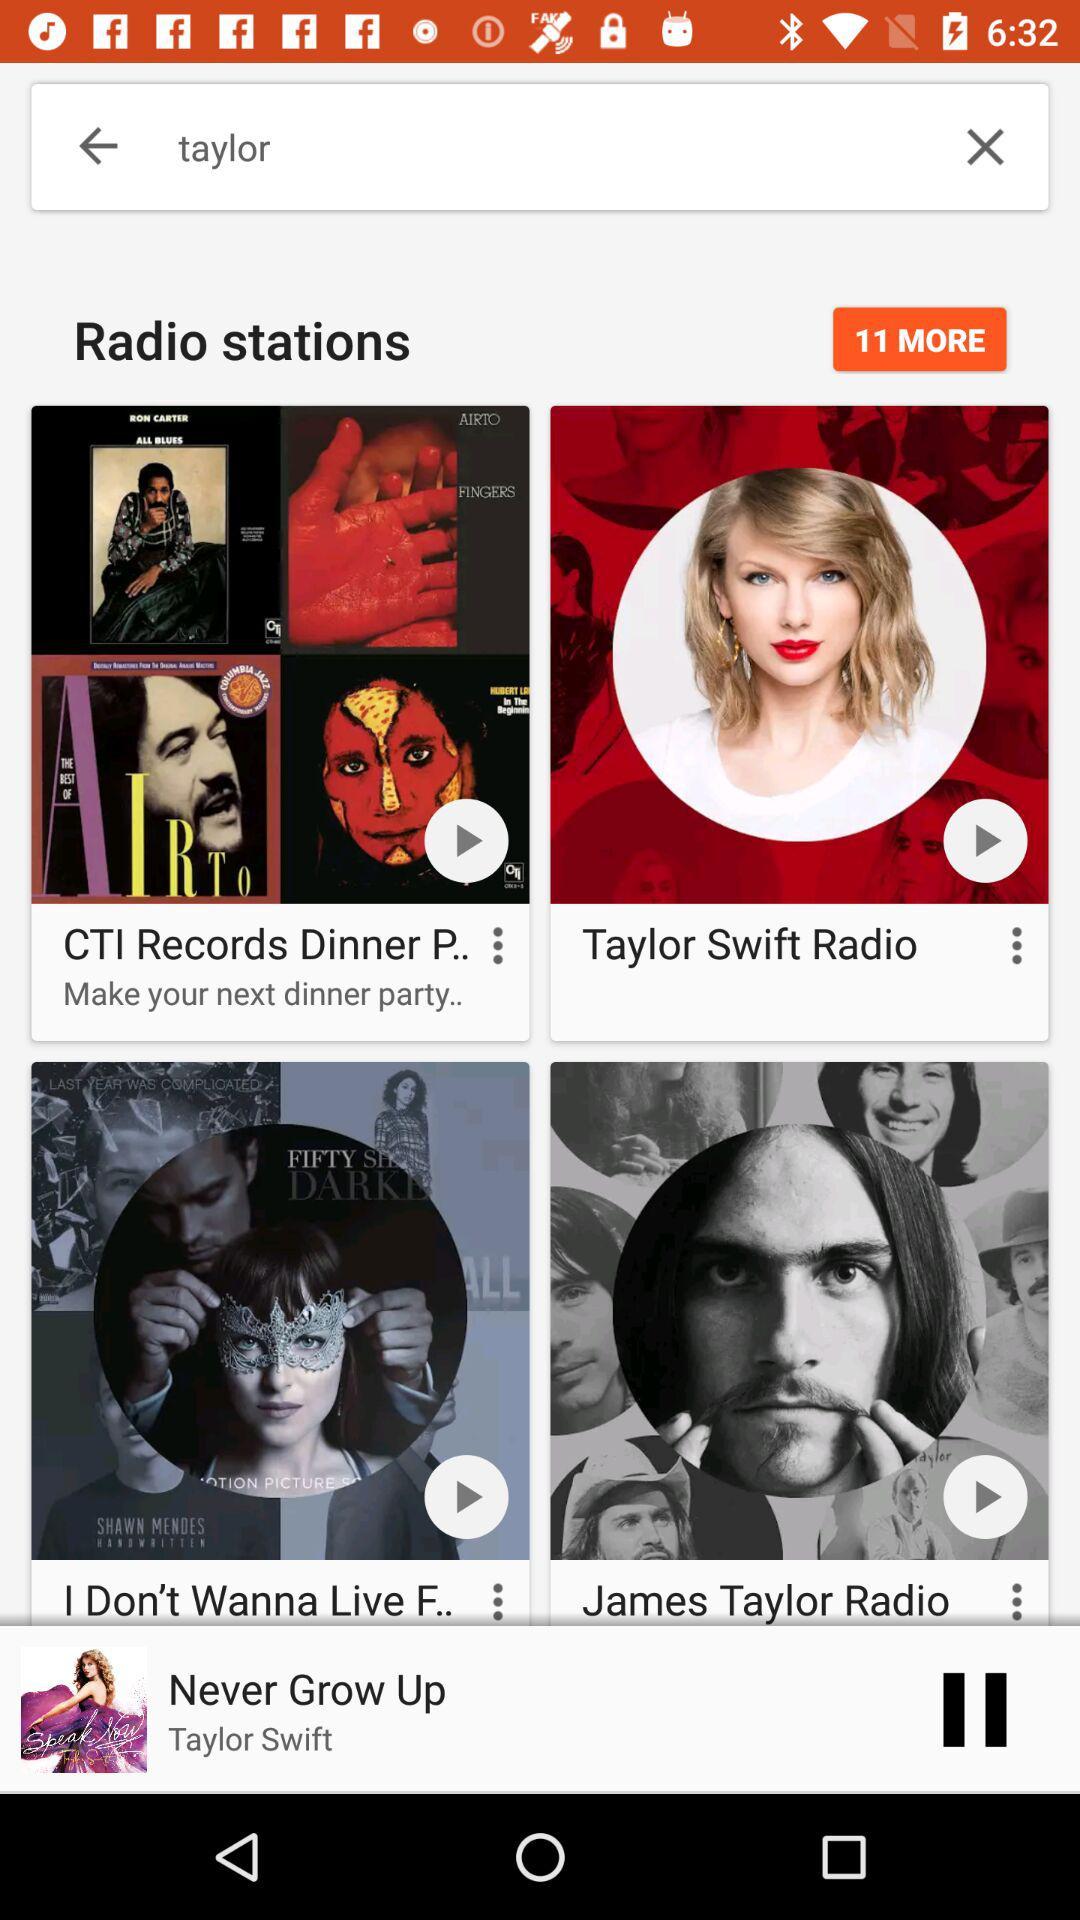 The width and height of the screenshot is (1080, 1920). What do you see at coordinates (974, 1708) in the screenshot?
I see `the pause button at right most bottom of the page` at bounding box center [974, 1708].